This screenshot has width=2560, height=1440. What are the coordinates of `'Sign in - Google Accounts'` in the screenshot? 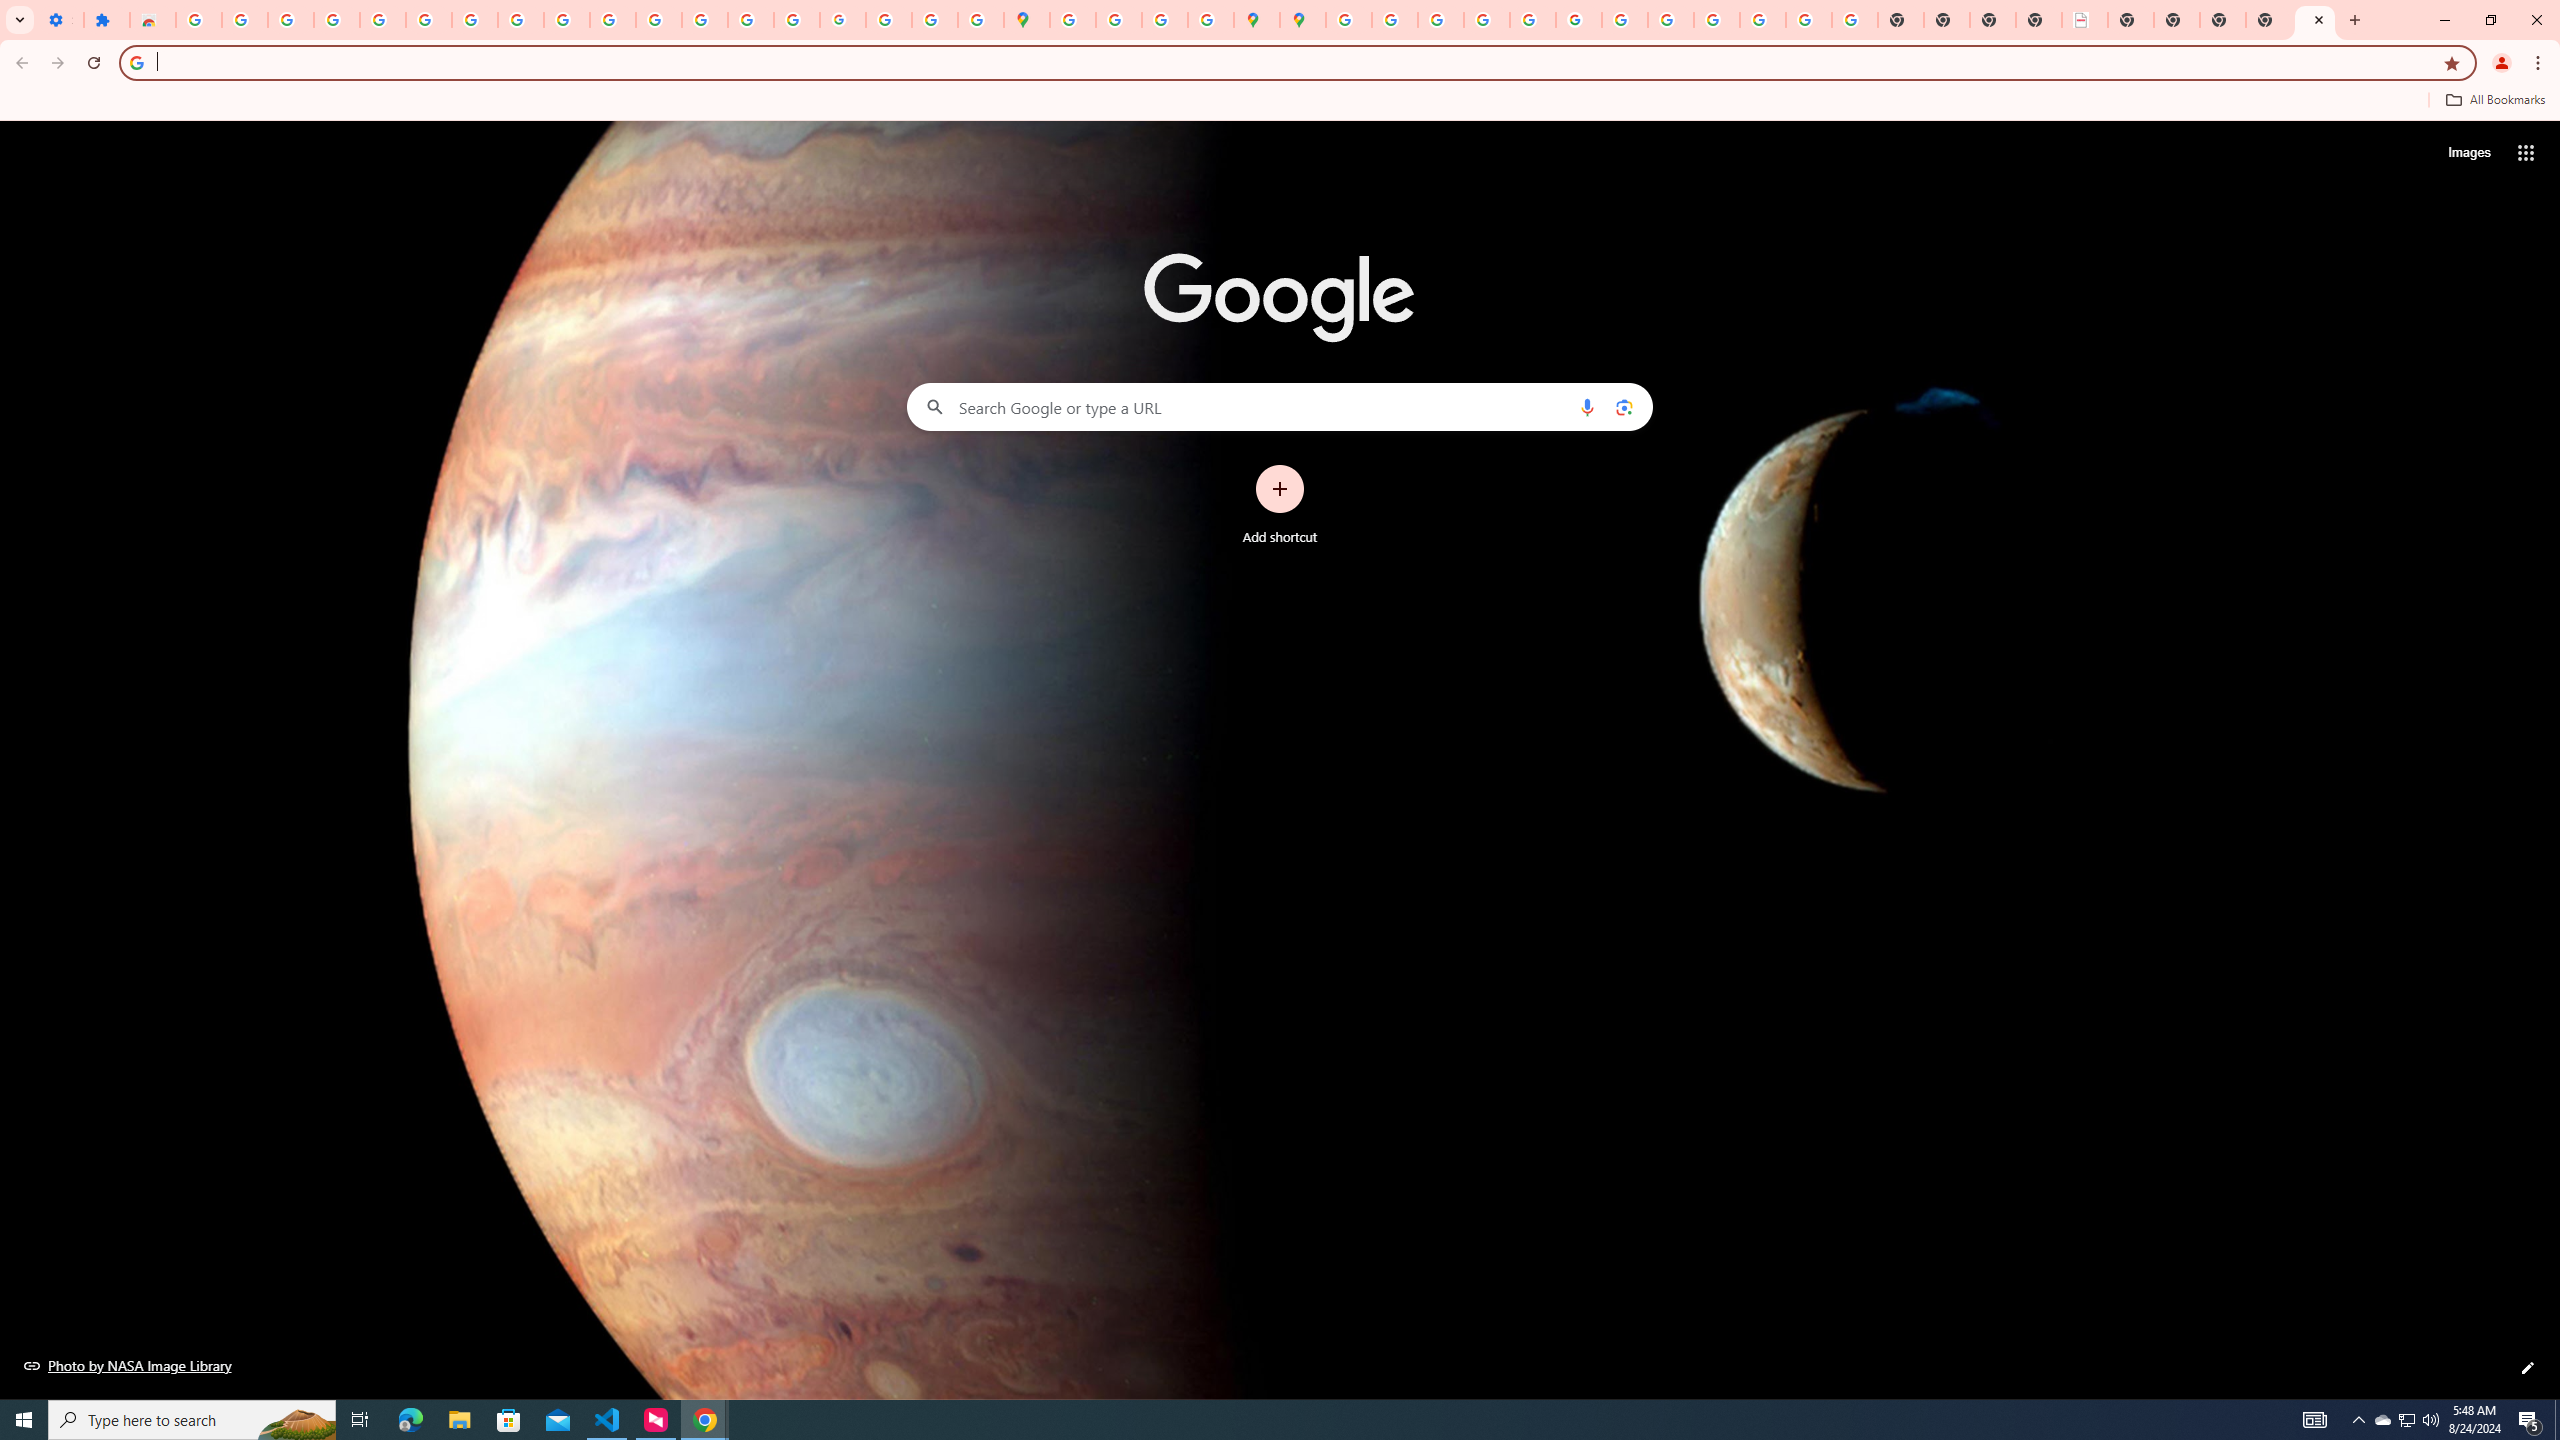 It's located at (197, 19).